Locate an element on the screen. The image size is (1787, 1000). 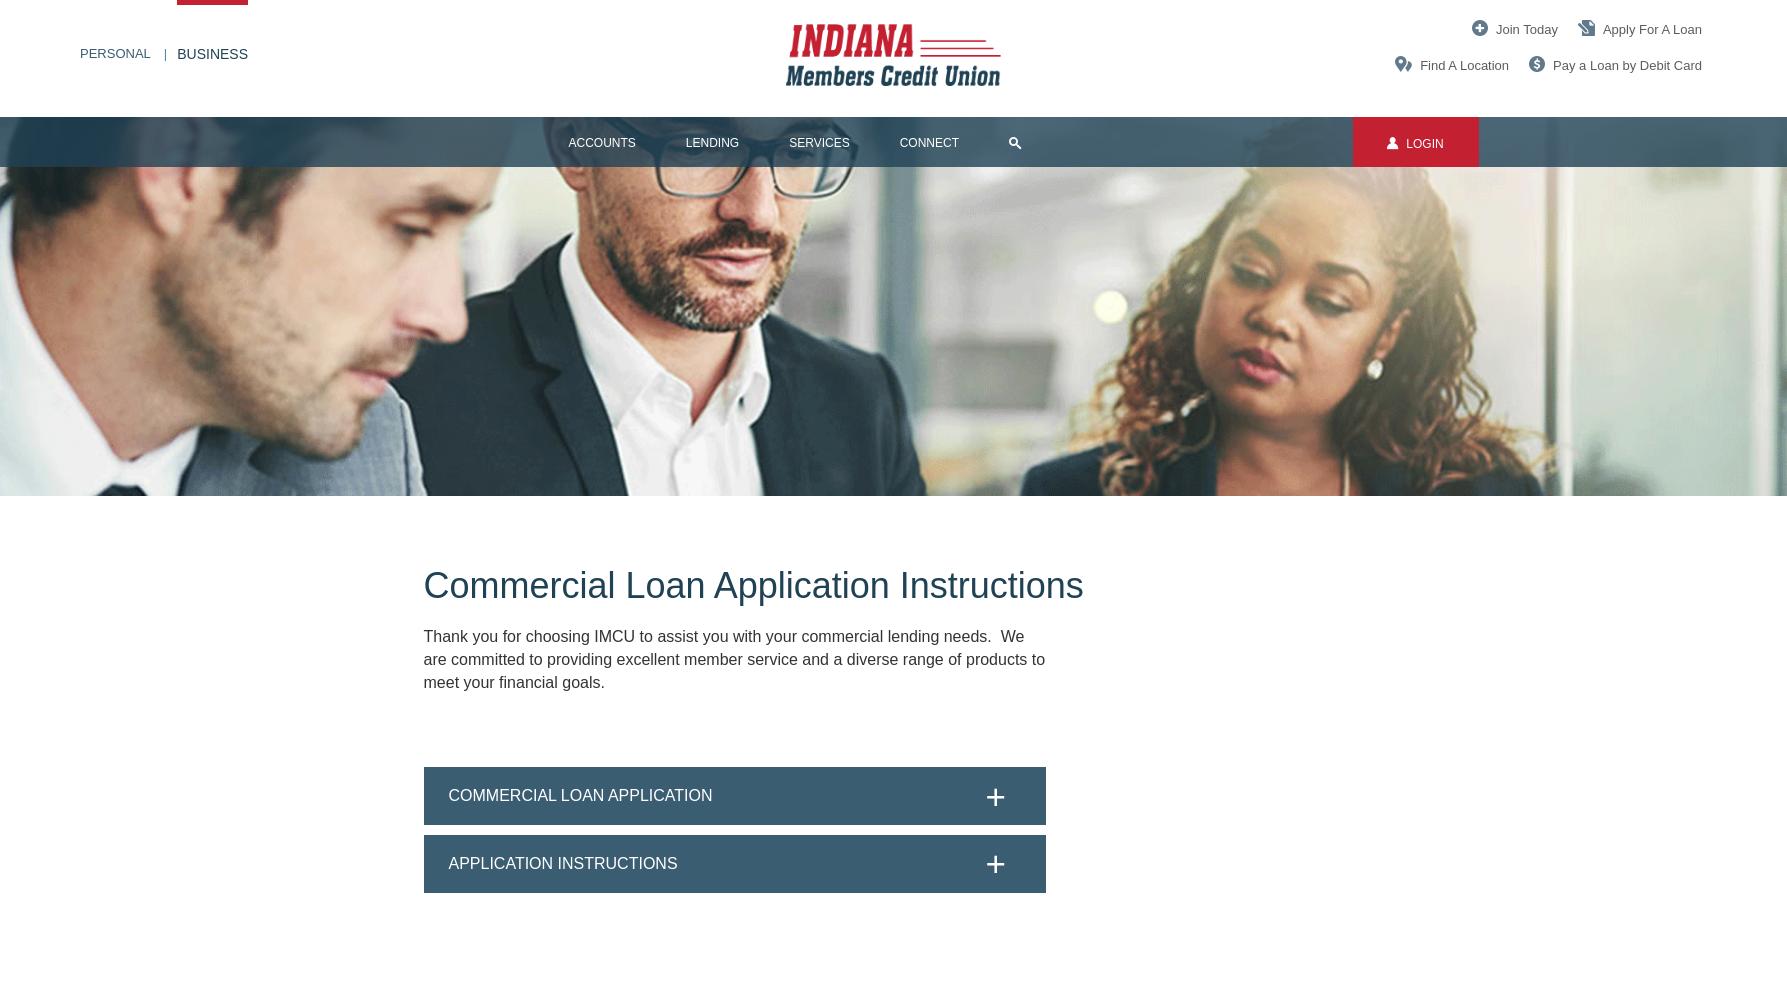
'Join' is located at coordinates (1507, 29).